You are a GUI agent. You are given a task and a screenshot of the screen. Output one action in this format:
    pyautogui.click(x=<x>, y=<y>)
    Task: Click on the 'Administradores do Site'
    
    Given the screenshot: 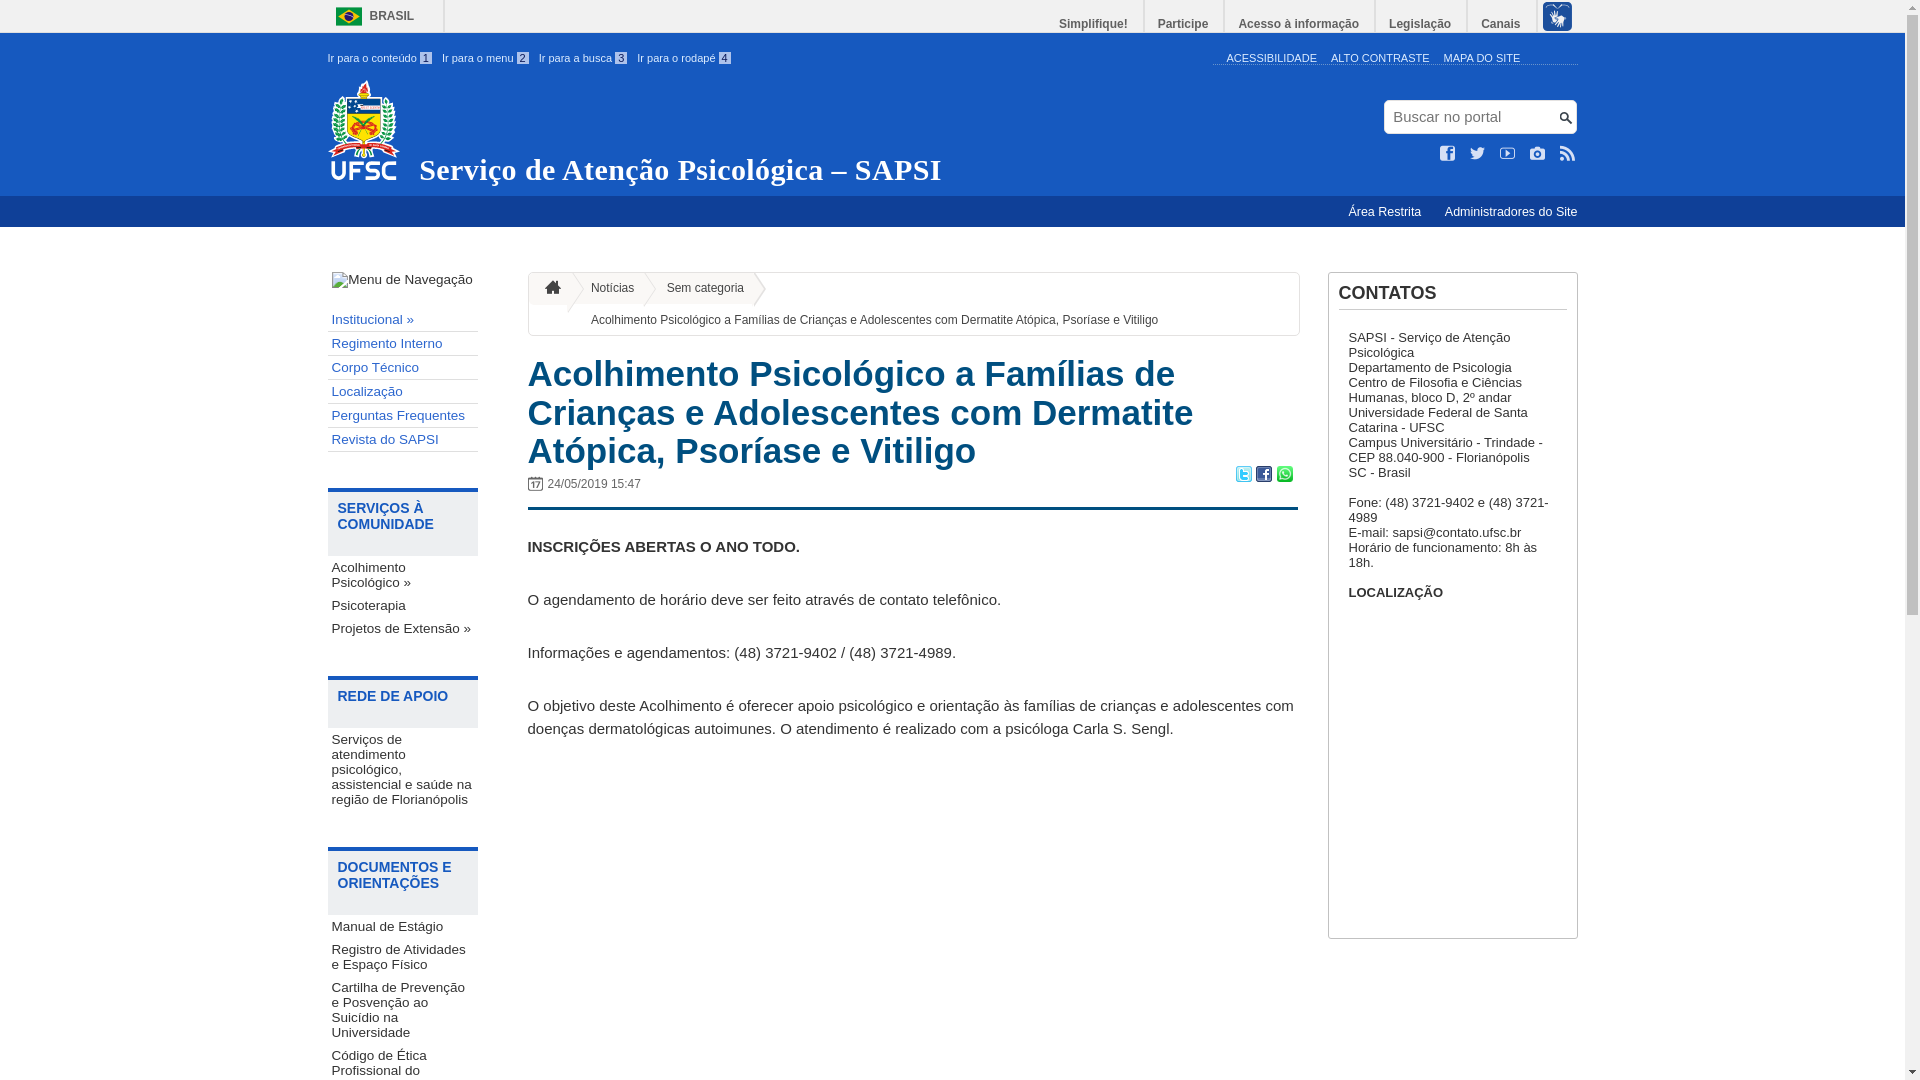 What is the action you would take?
    pyautogui.click(x=1434, y=212)
    